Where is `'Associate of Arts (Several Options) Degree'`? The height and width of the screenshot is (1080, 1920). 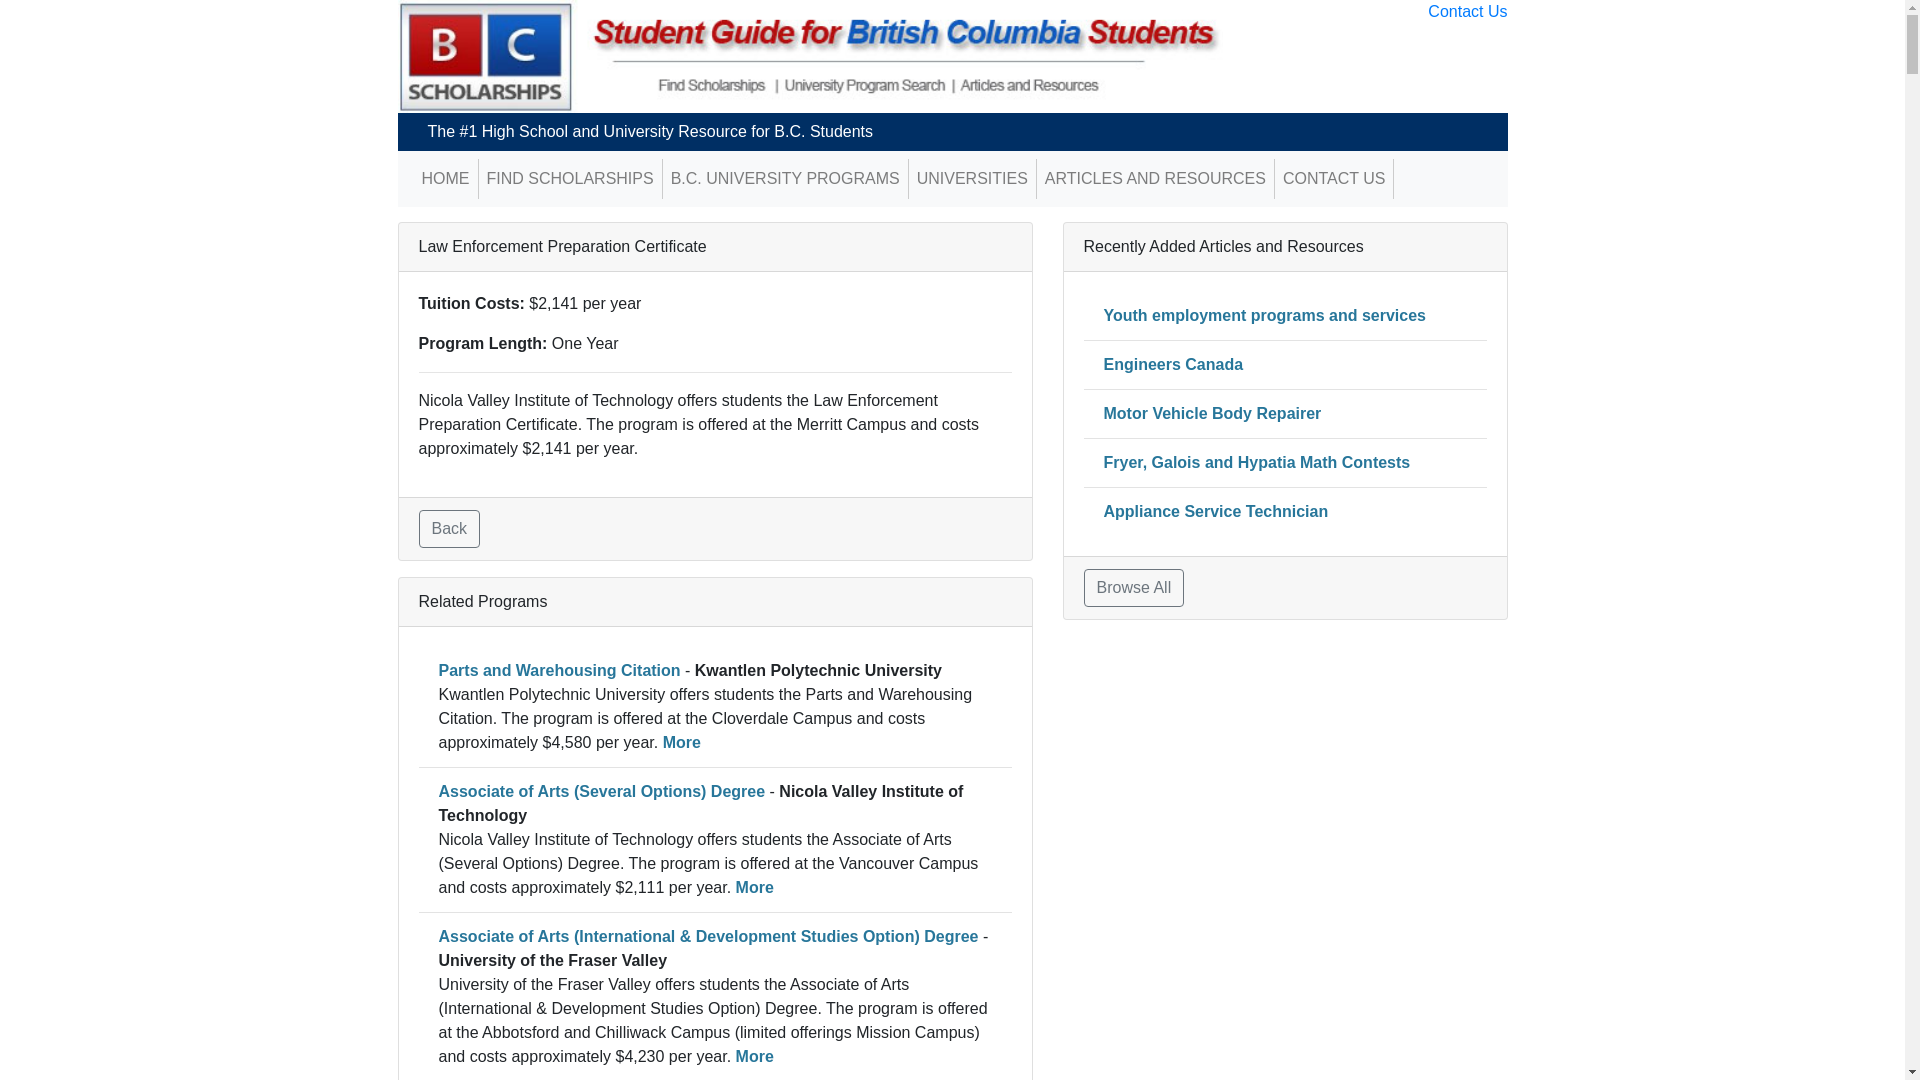 'Associate of Arts (Several Options) Degree' is located at coordinates (600, 790).